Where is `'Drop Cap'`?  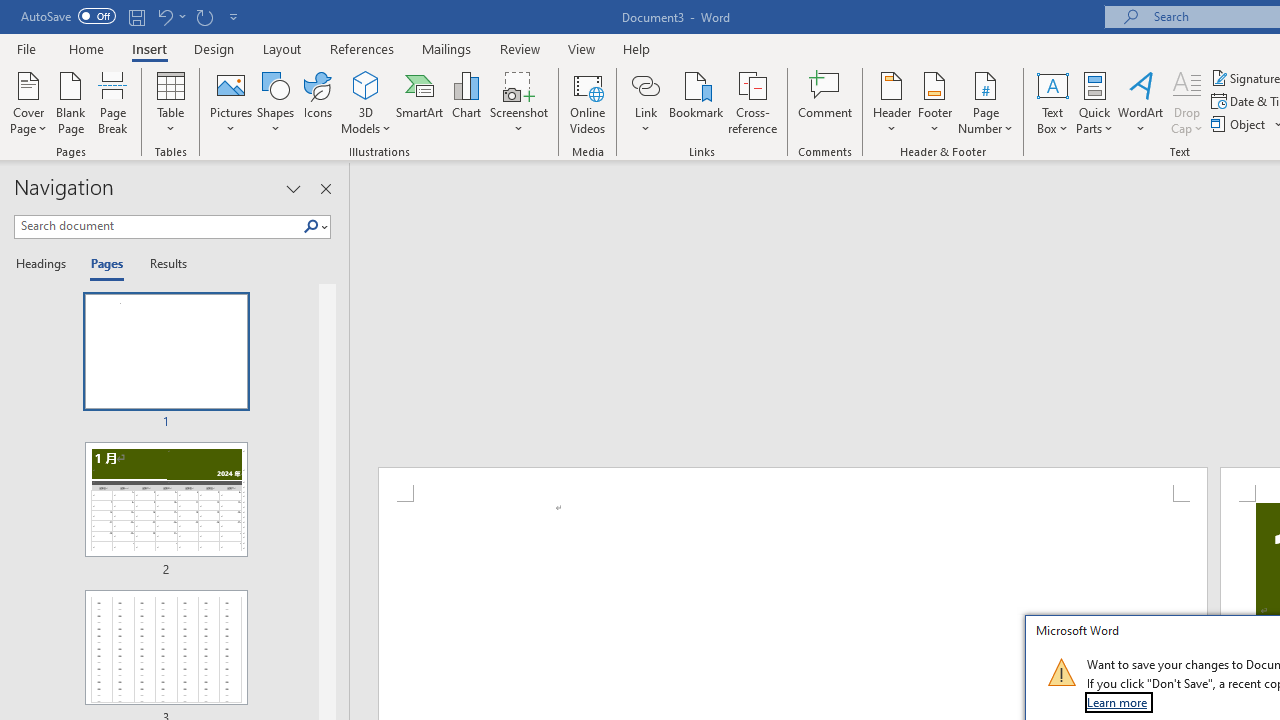 'Drop Cap' is located at coordinates (1187, 103).